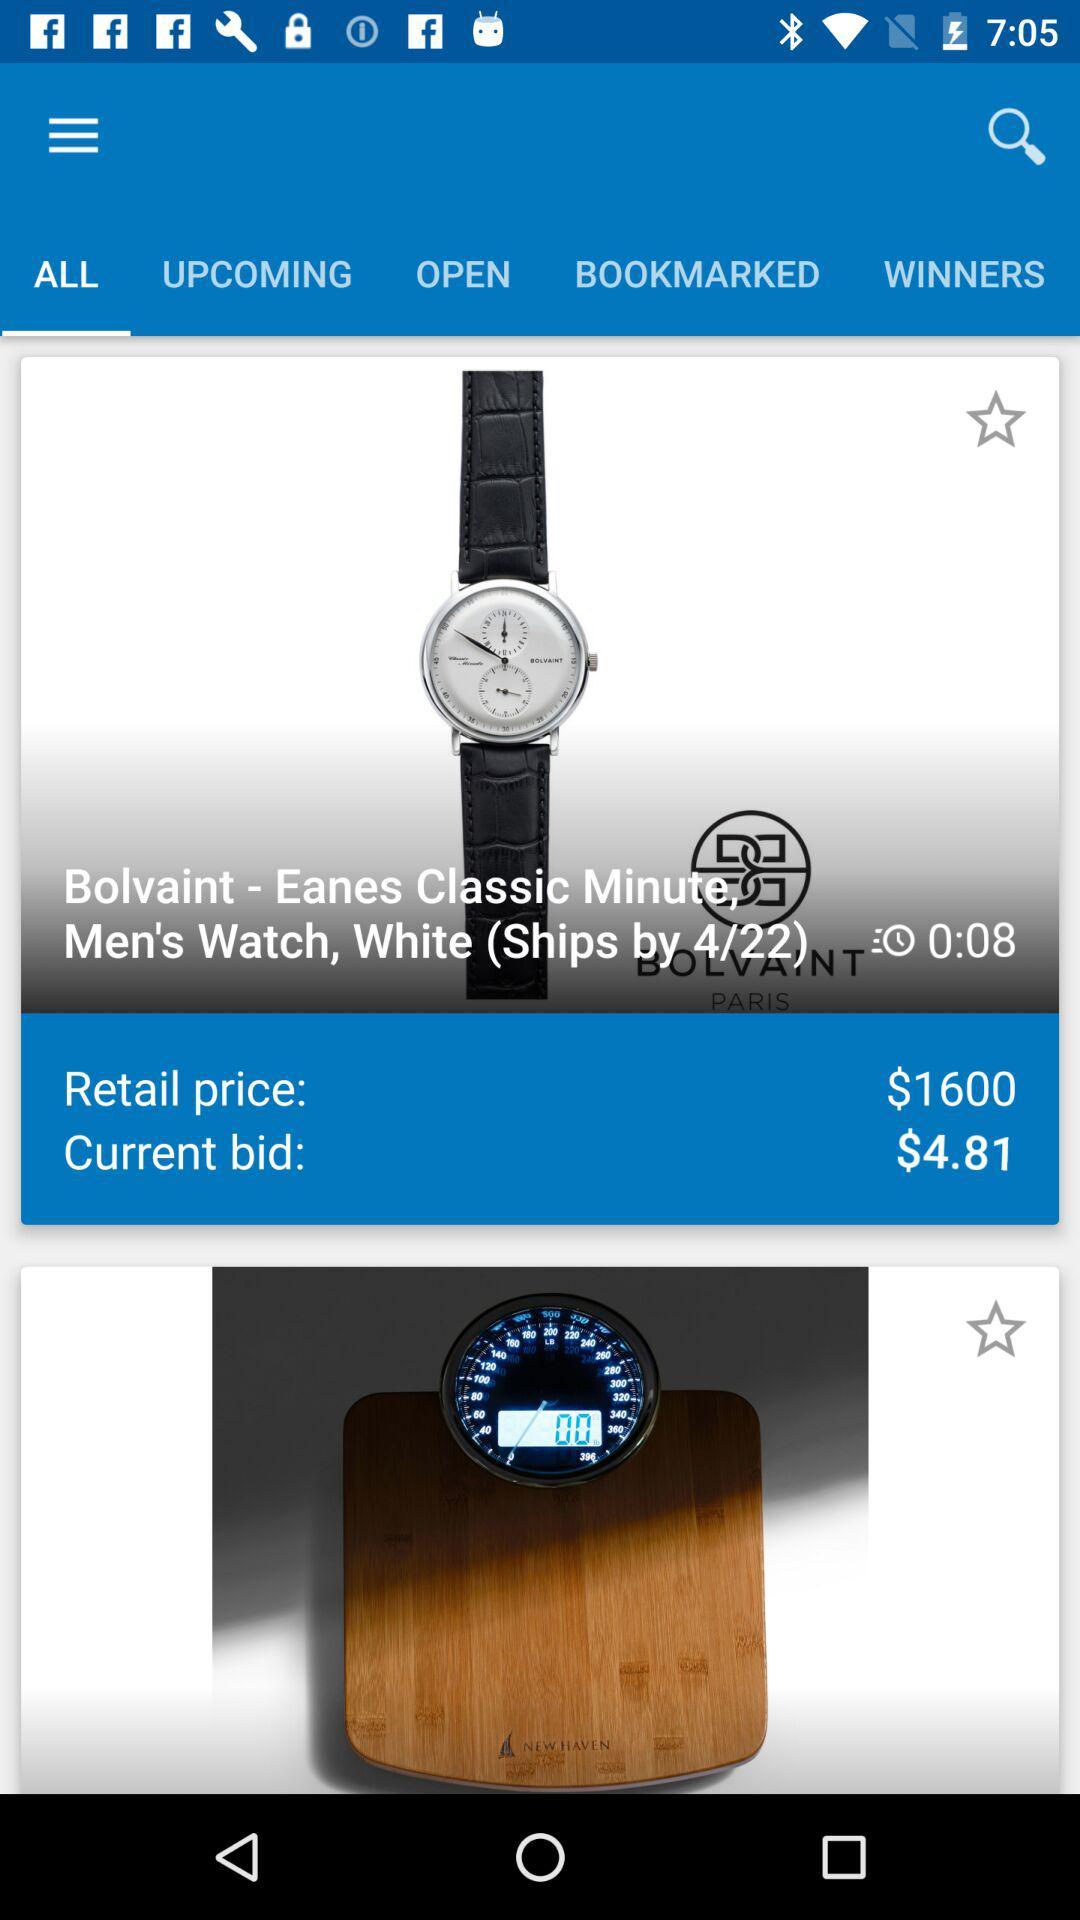  What do you see at coordinates (72, 135) in the screenshot?
I see `the item above all item` at bounding box center [72, 135].